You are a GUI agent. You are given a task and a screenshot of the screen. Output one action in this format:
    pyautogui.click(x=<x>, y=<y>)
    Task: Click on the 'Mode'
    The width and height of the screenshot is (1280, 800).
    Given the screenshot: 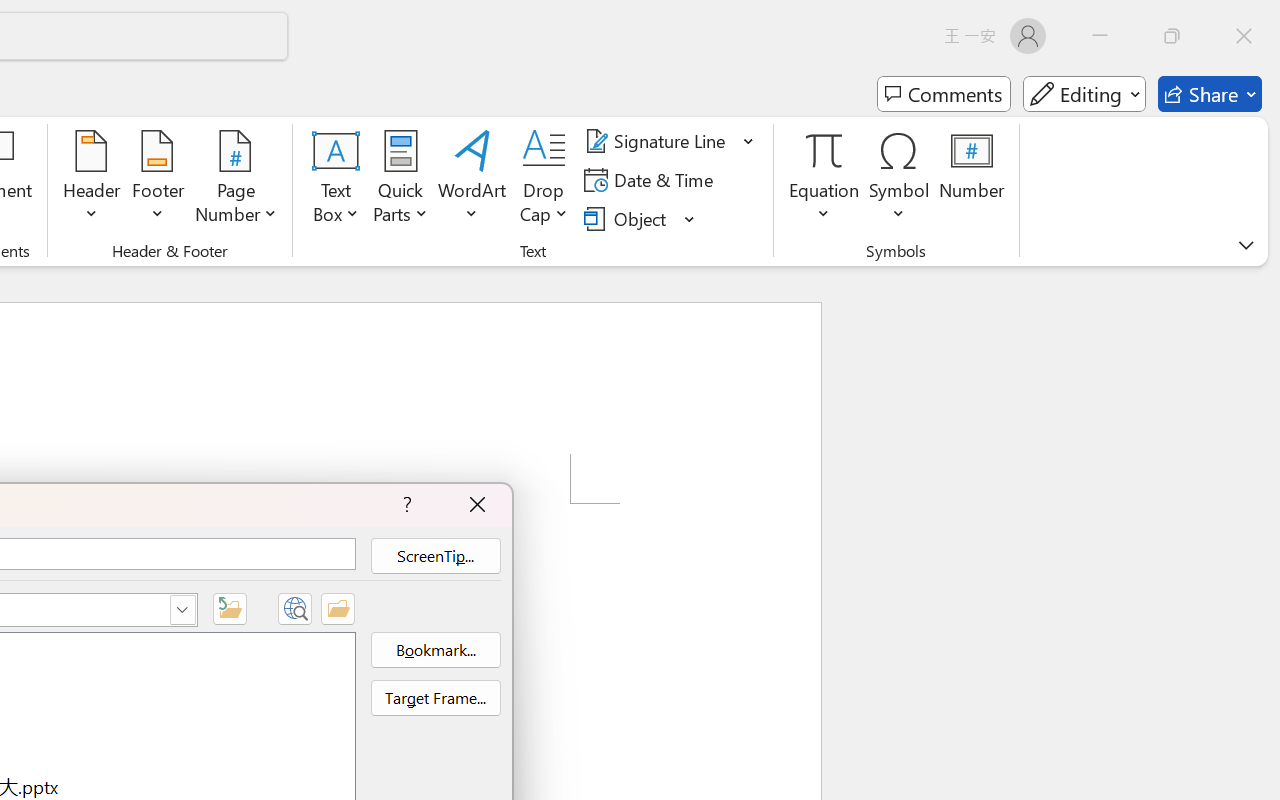 What is the action you would take?
    pyautogui.click(x=1083, y=94)
    